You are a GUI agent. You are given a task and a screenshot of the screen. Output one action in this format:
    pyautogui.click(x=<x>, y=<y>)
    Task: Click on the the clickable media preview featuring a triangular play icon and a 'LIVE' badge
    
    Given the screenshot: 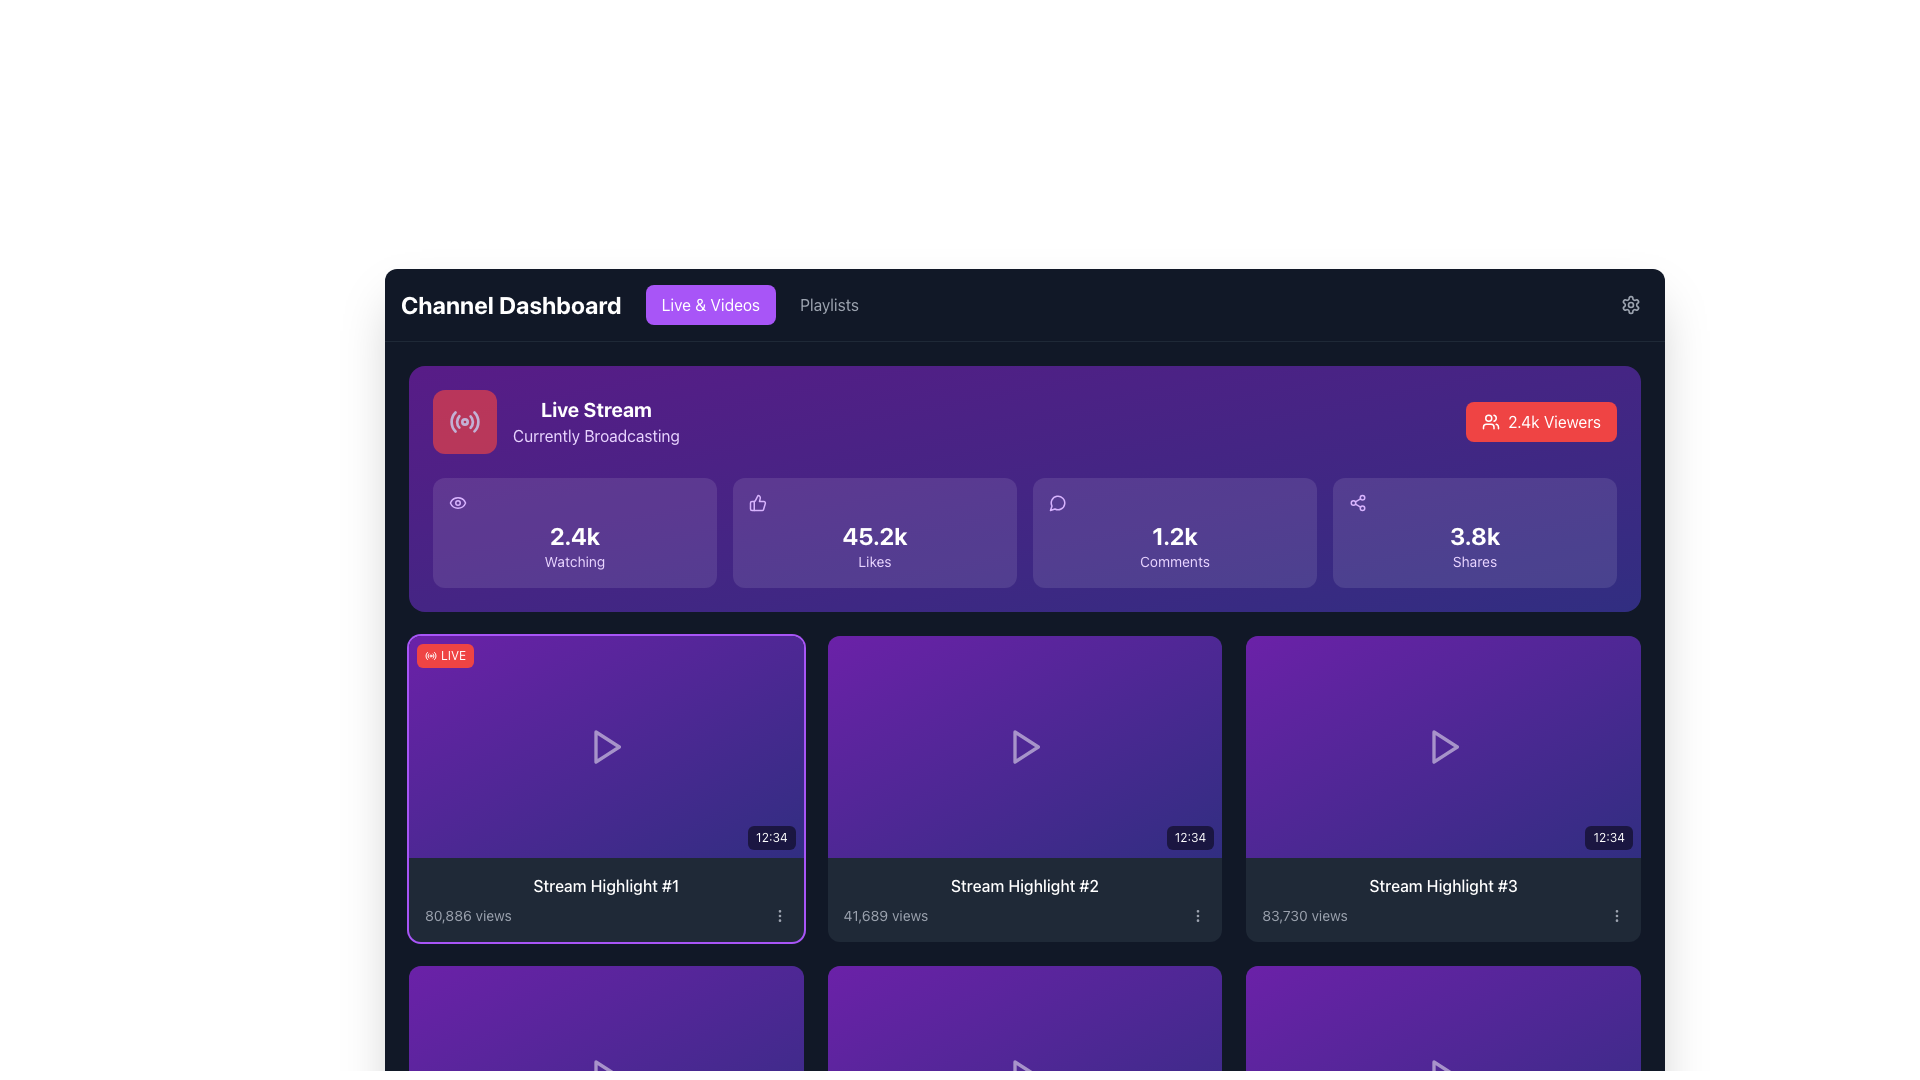 What is the action you would take?
    pyautogui.click(x=604, y=745)
    